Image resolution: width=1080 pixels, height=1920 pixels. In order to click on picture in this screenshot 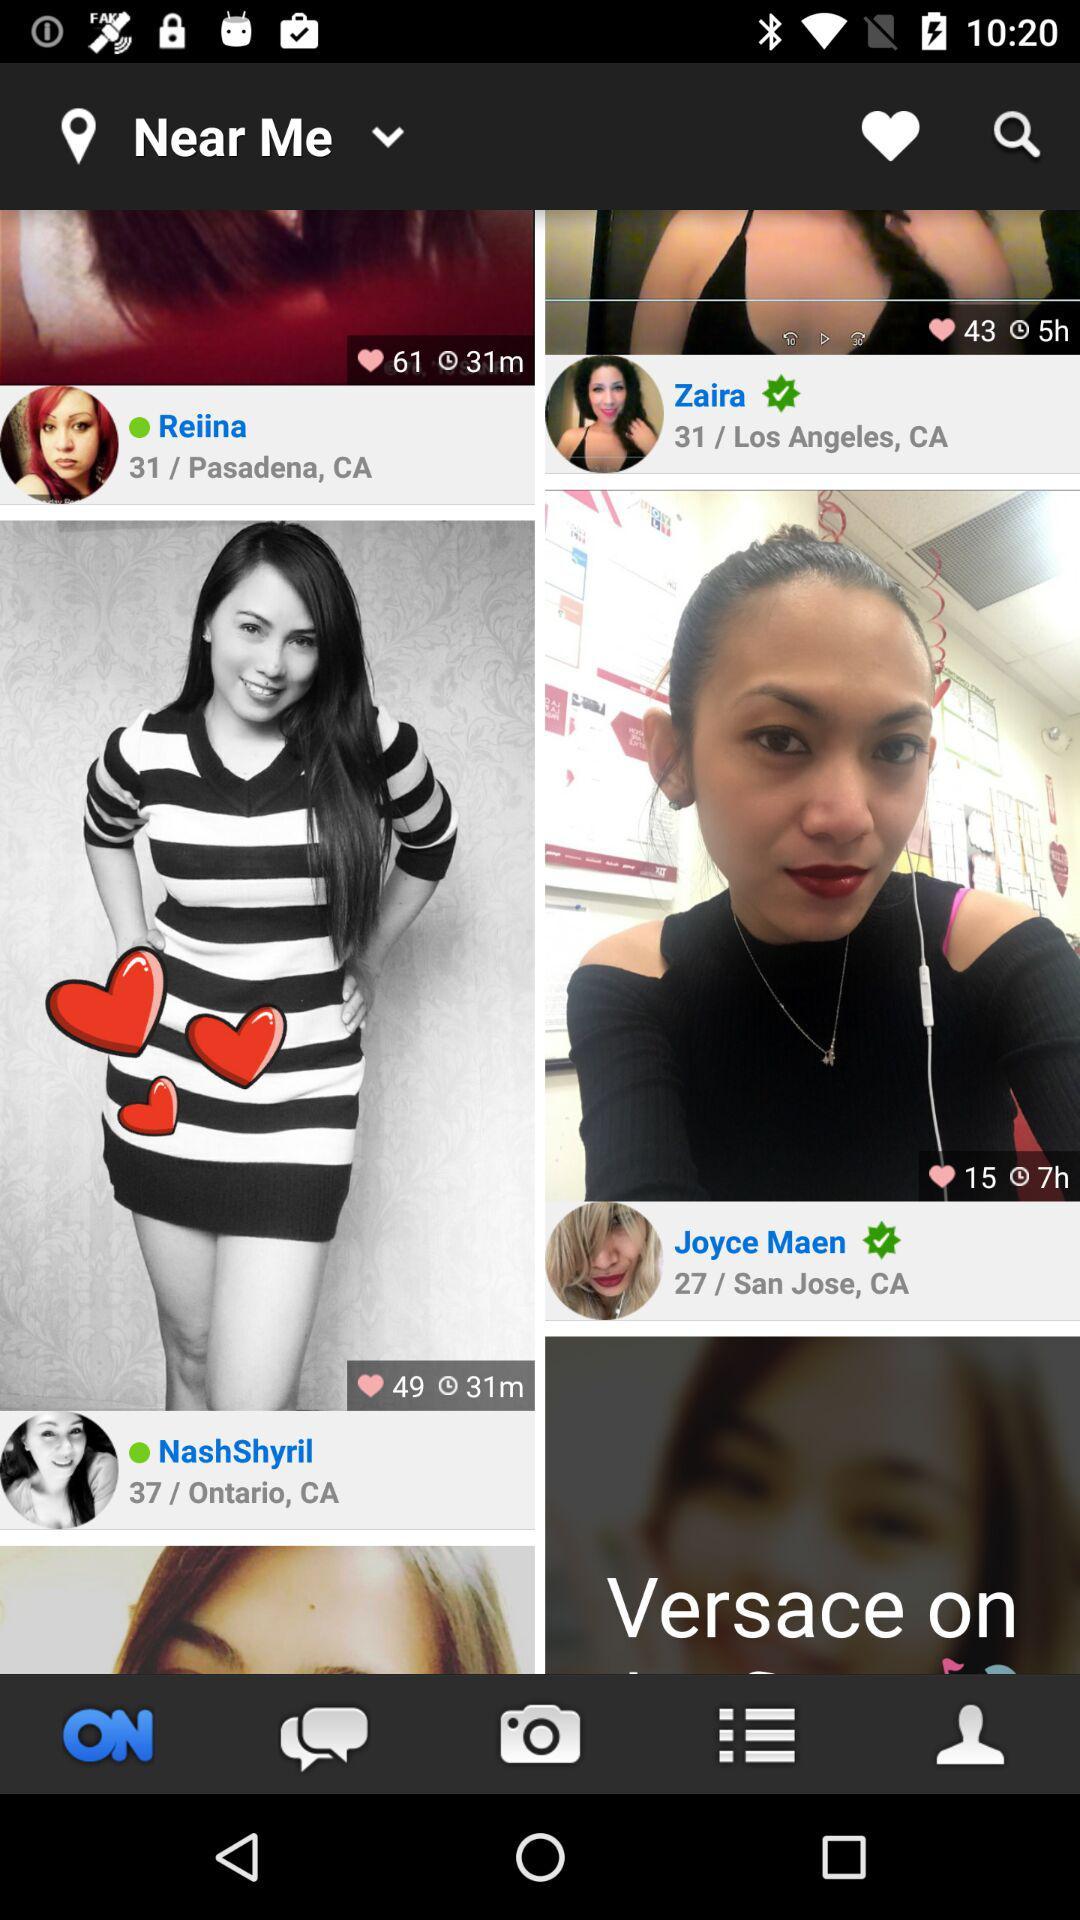, I will do `click(266, 296)`.